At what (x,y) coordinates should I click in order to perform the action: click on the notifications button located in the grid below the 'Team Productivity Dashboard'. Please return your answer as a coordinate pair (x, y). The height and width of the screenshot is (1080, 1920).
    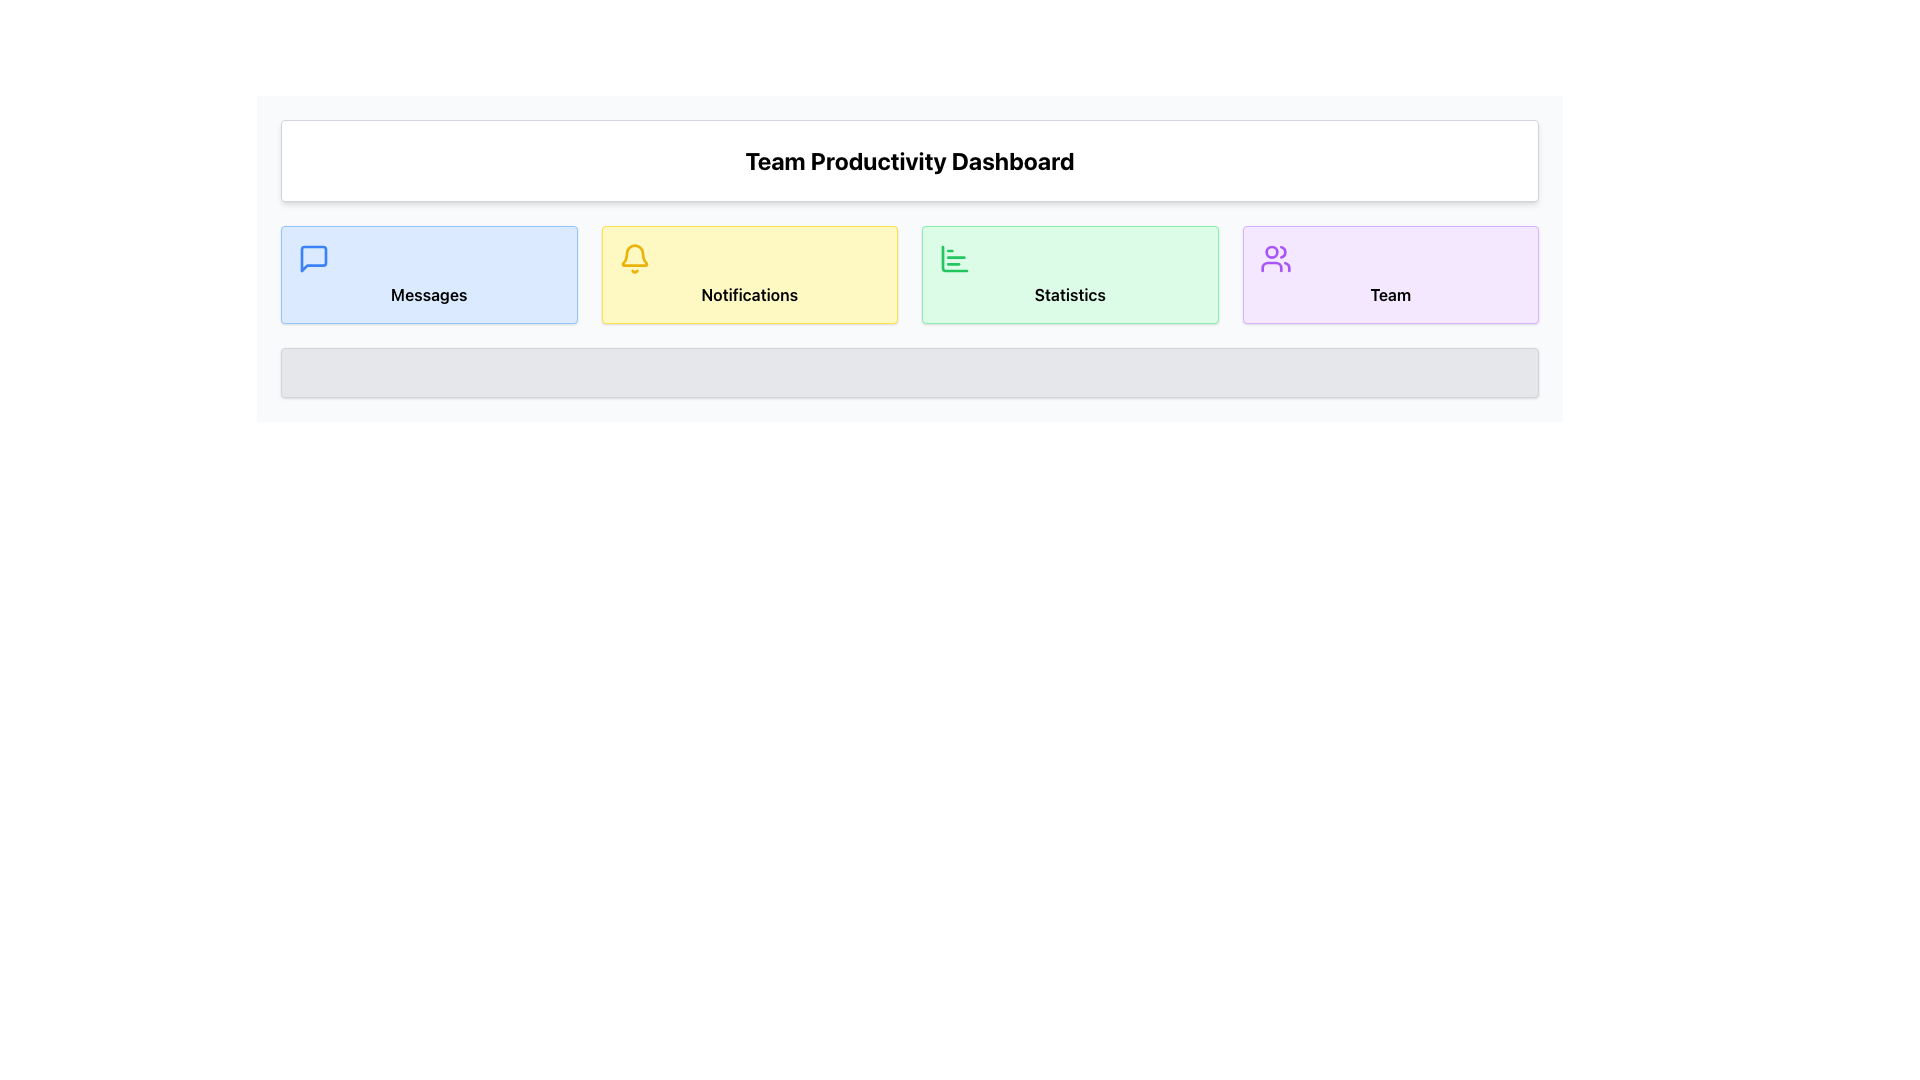
    Looking at the image, I should click on (748, 274).